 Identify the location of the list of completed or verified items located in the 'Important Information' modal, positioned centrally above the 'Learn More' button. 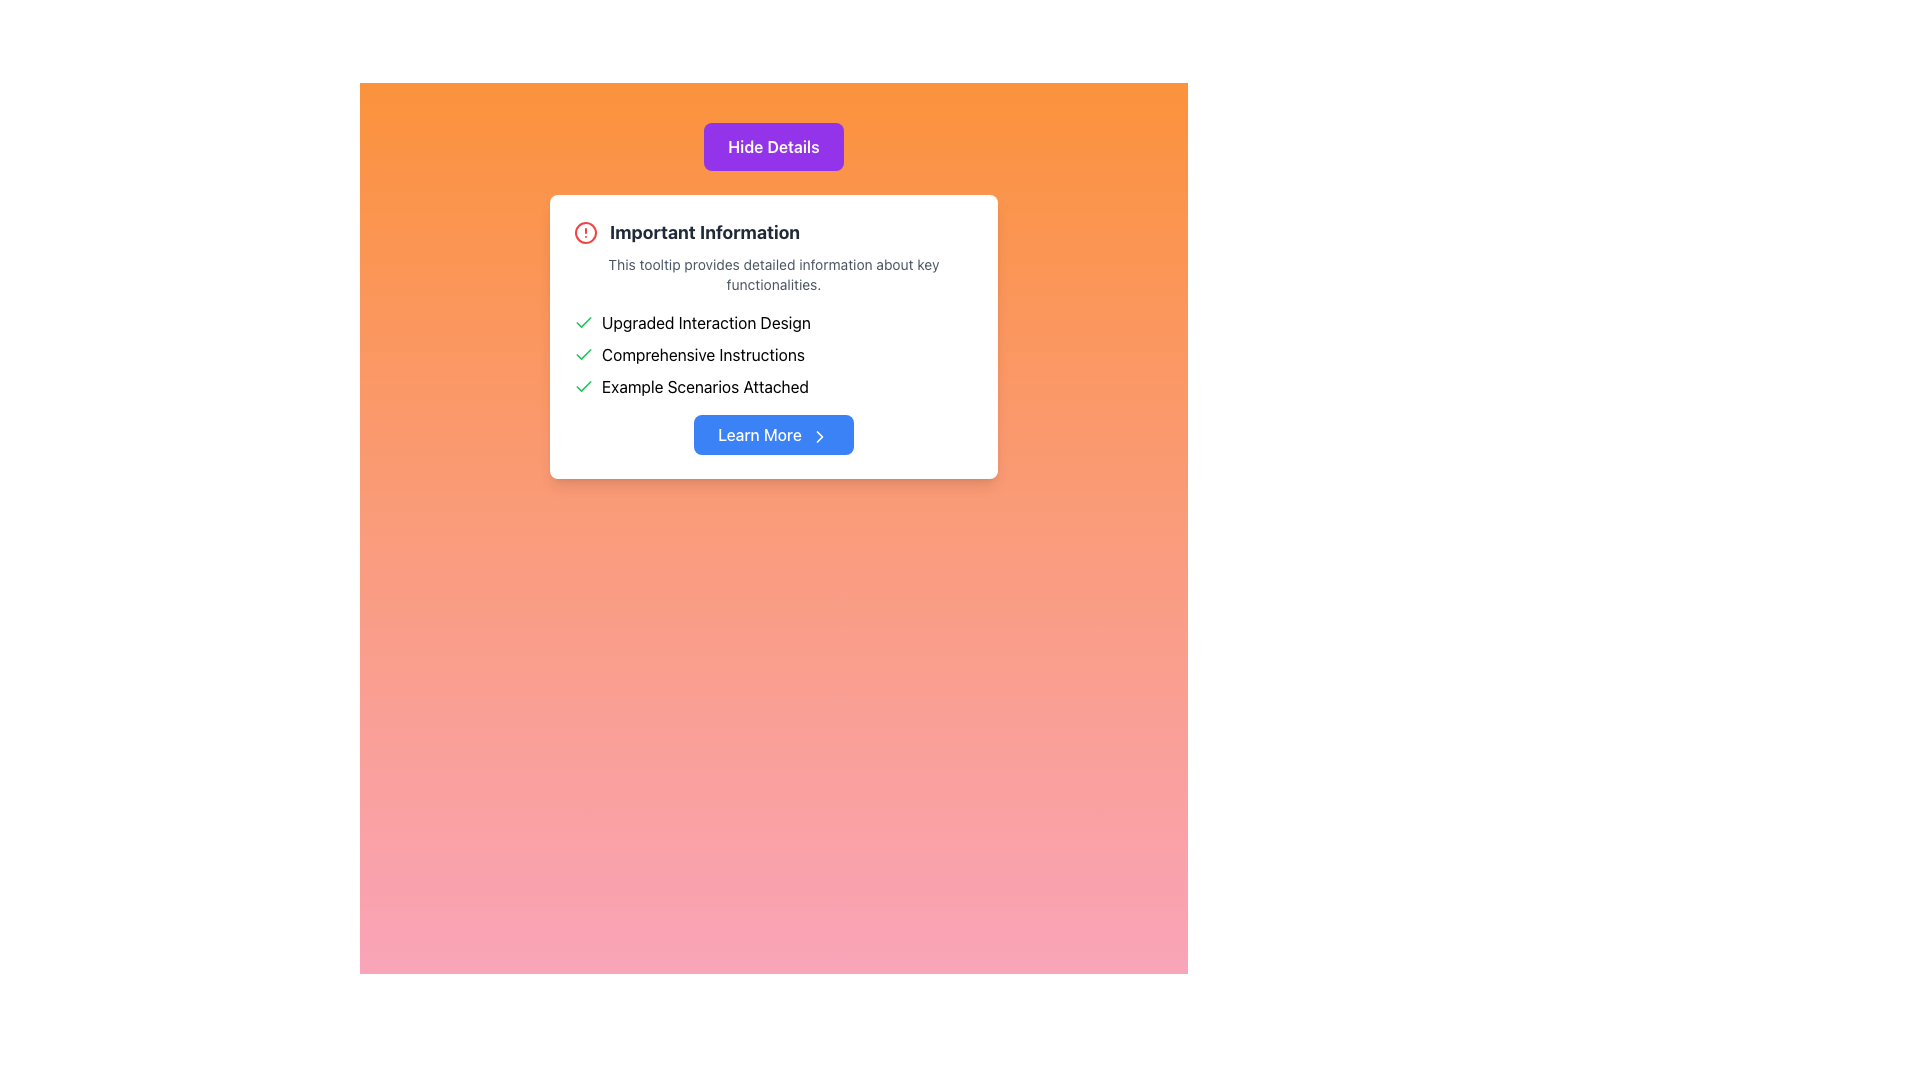
(772, 353).